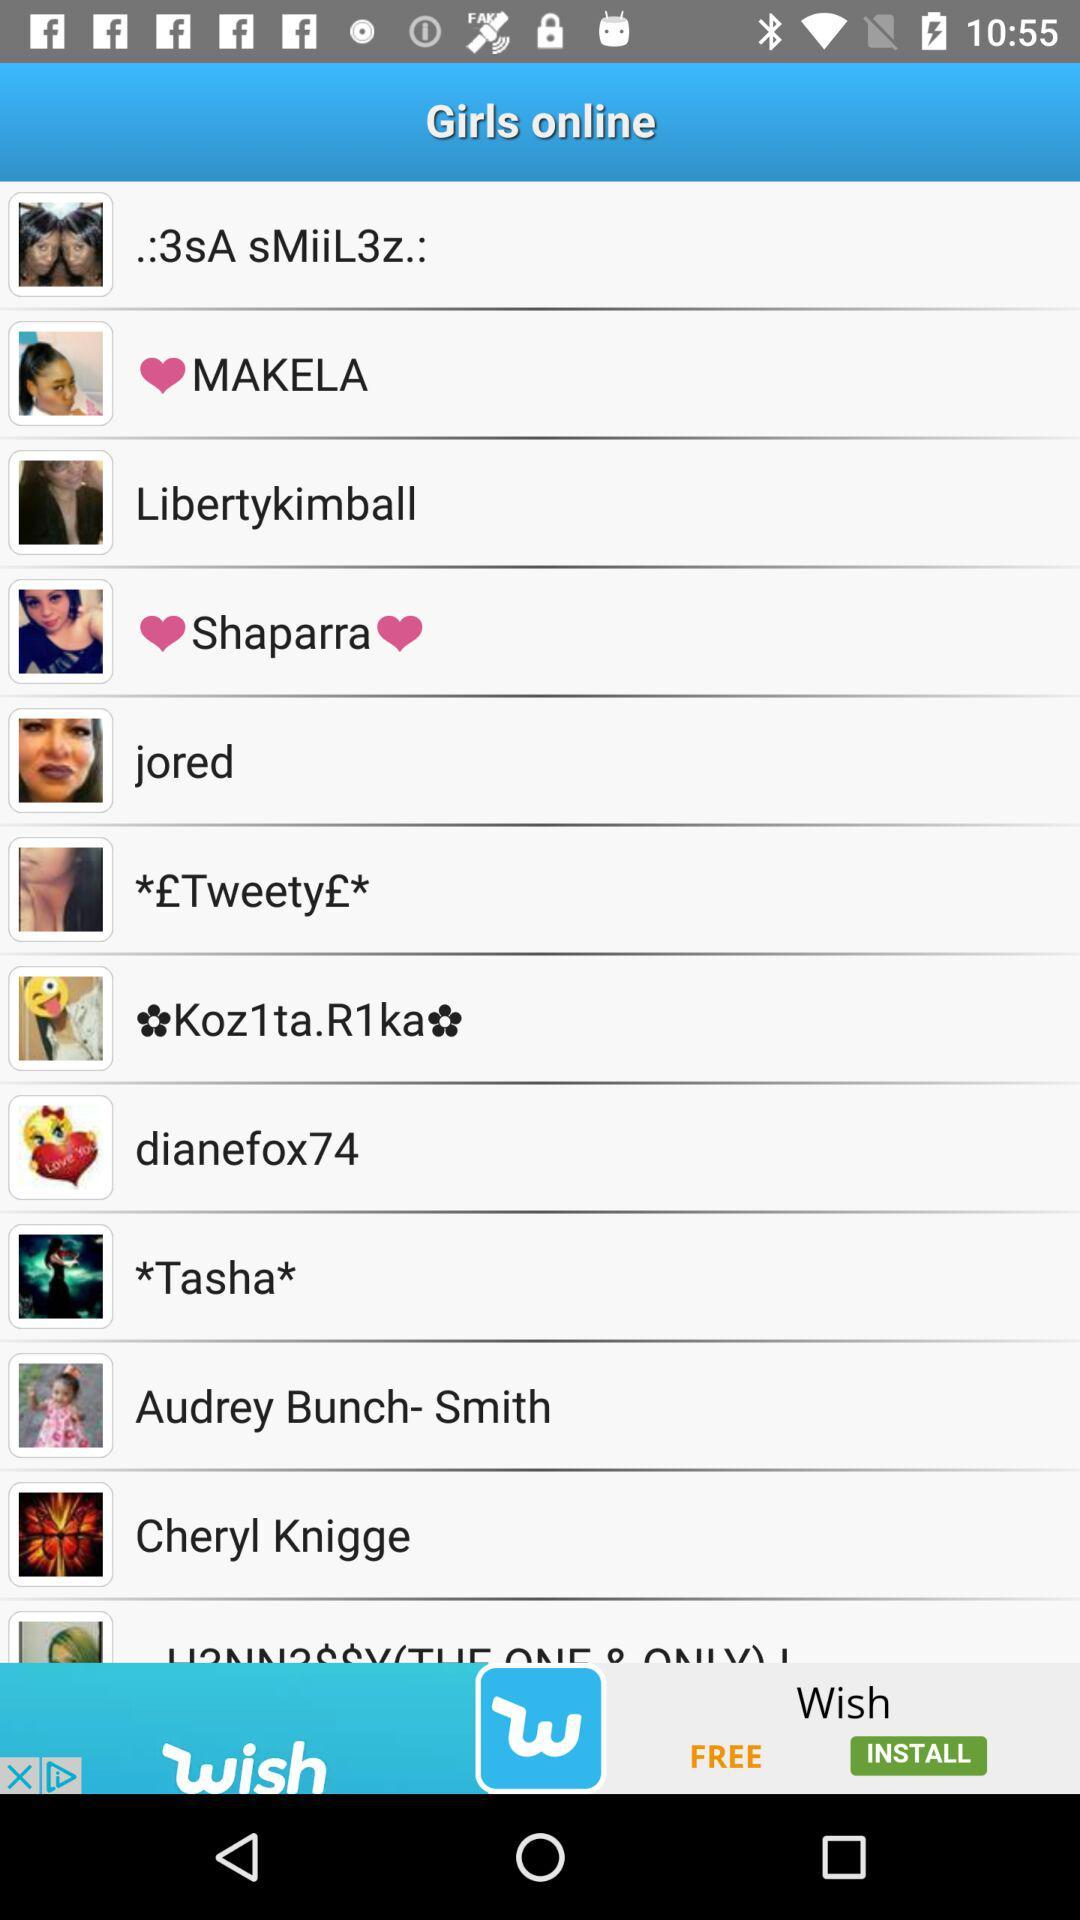  What do you see at coordinates (59, 1636) in the screenshot?
I see `choose profile` at bounding box center [59, 1636].